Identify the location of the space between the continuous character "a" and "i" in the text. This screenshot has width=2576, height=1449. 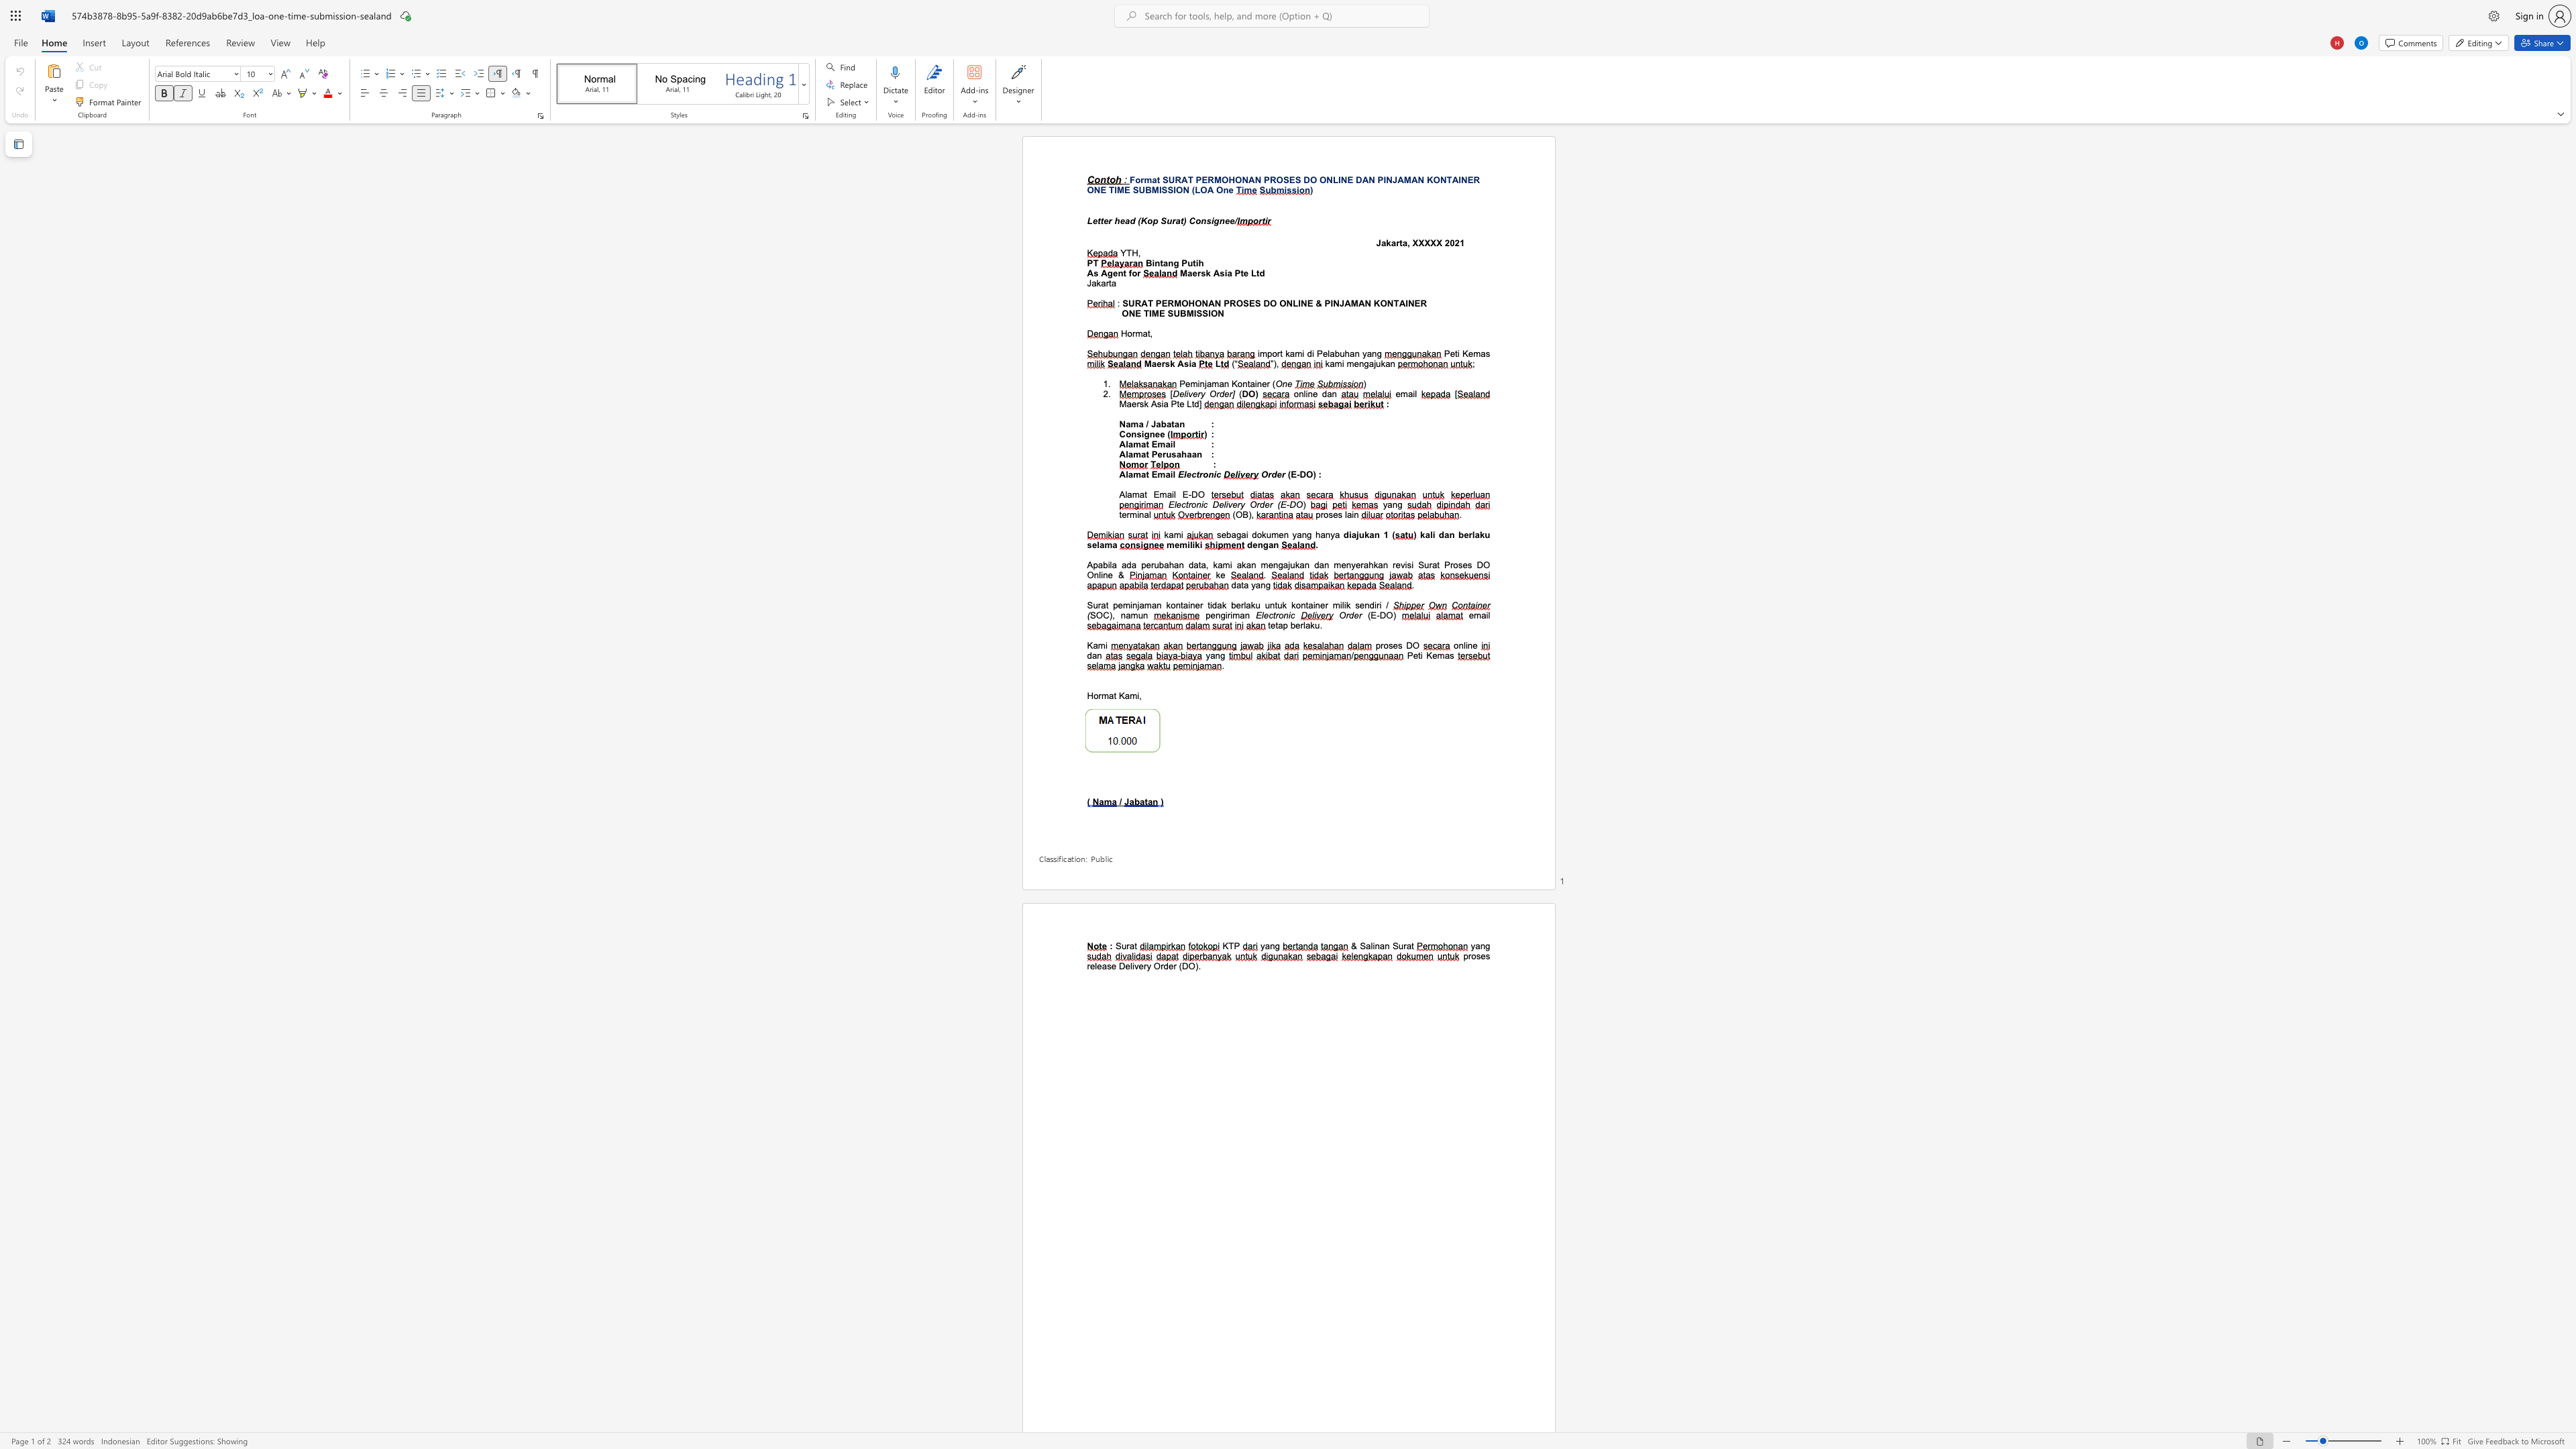
(1171, 494).